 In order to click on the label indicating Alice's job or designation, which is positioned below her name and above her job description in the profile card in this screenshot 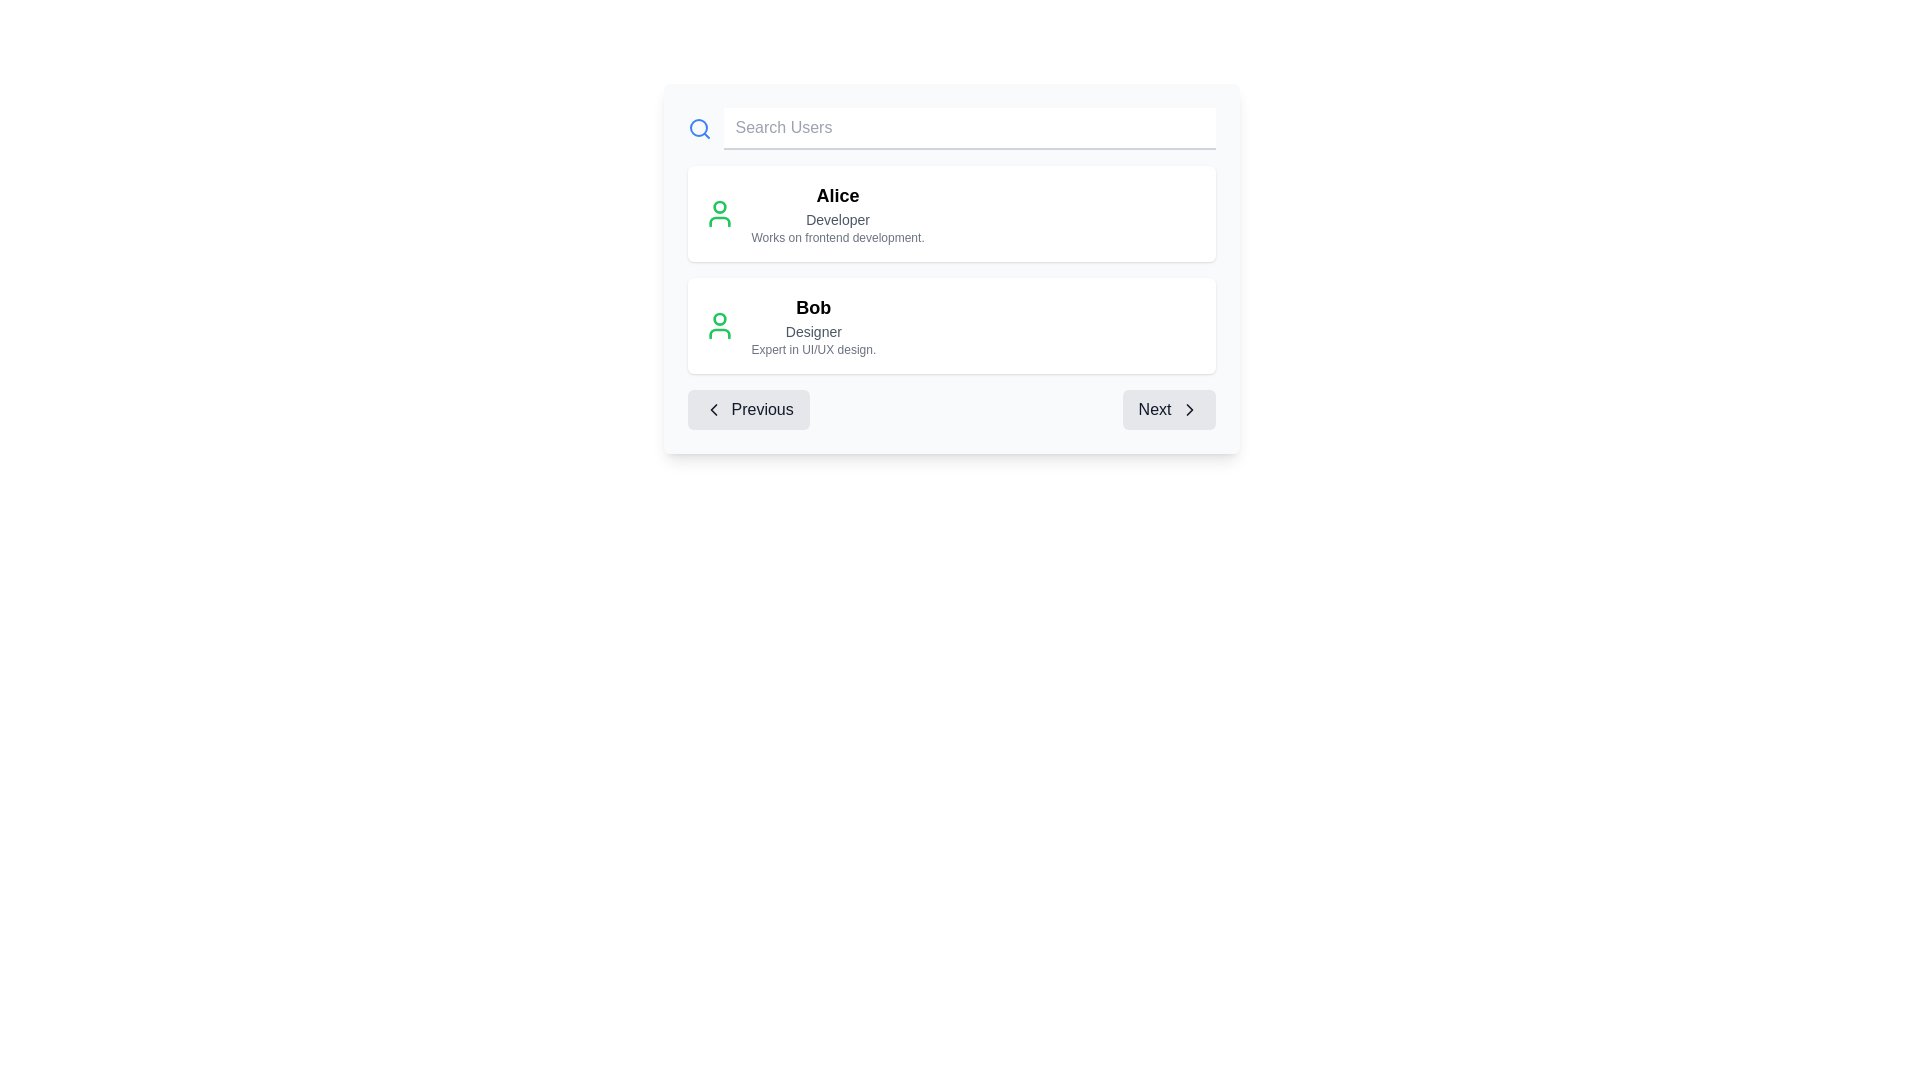, I will do `click(838, 219)`.